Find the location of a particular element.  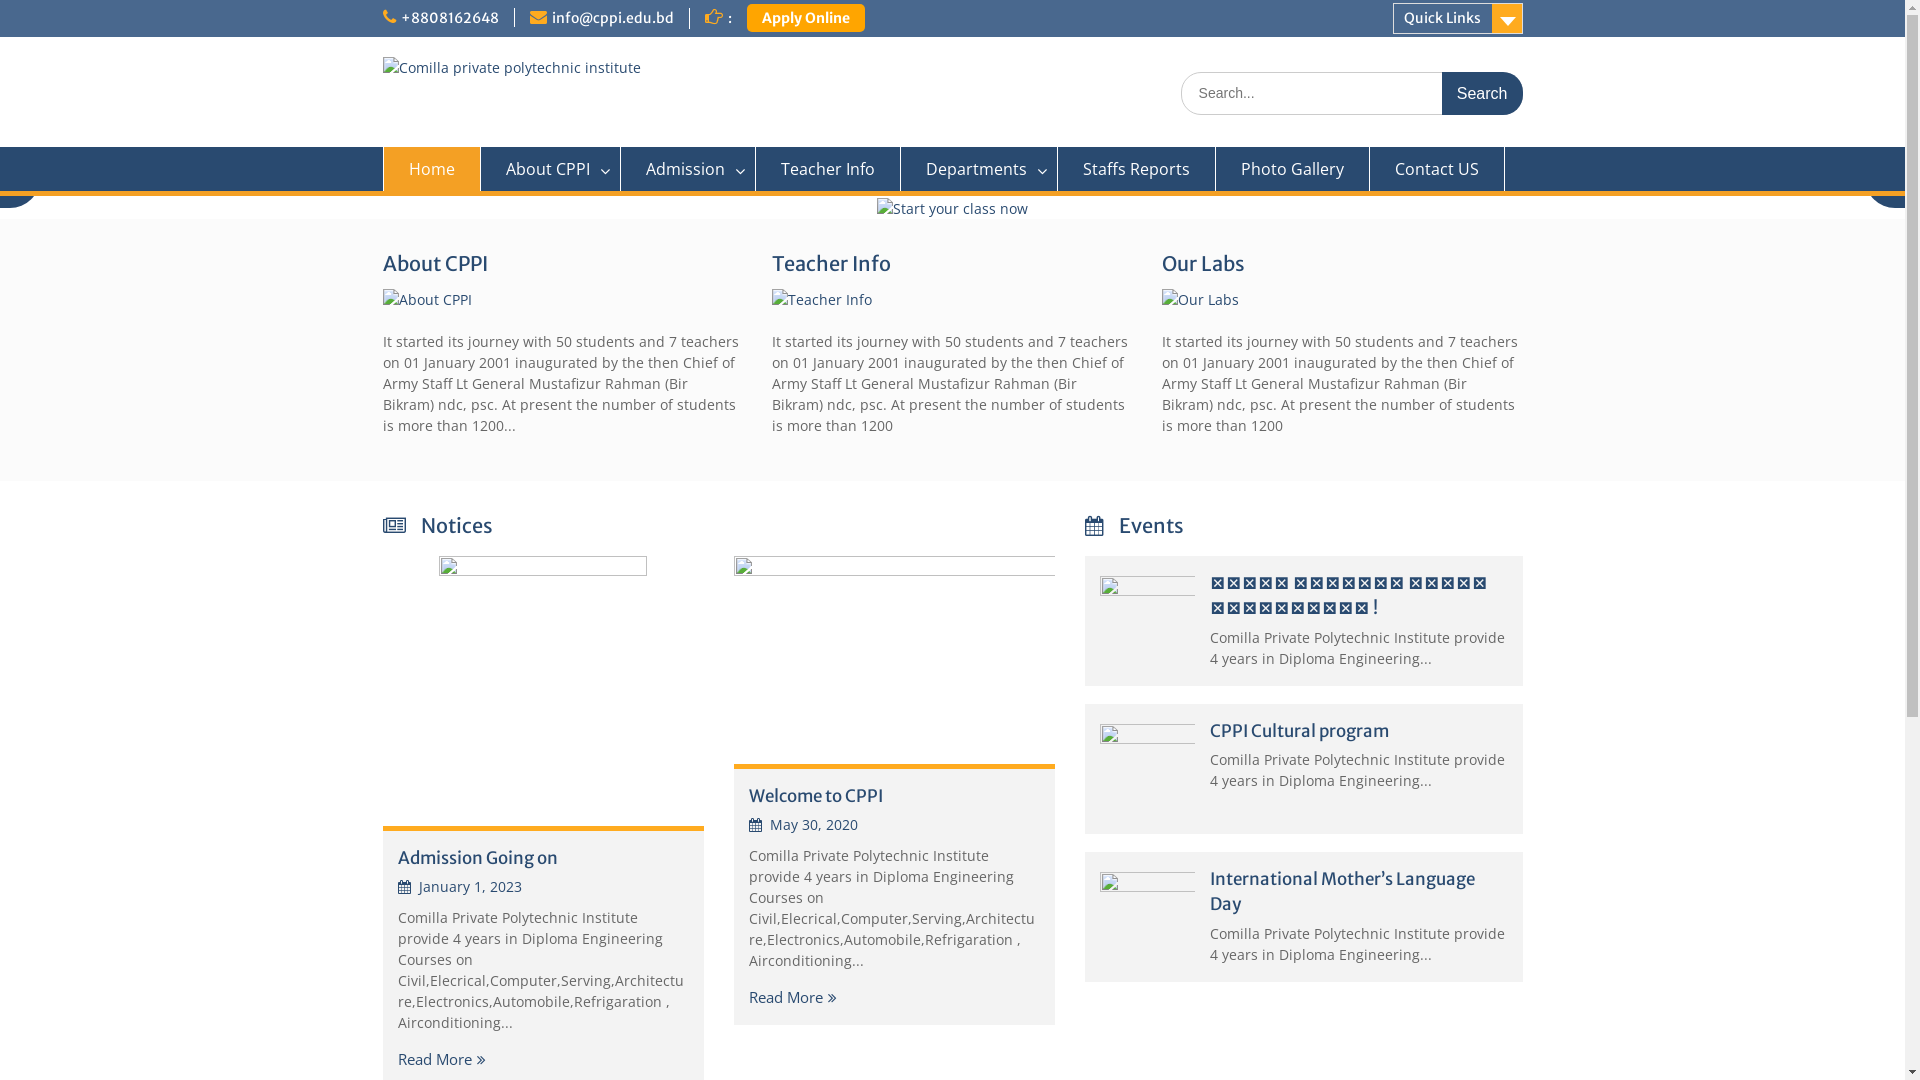

'Admission' is located at coordinates (687, 168).